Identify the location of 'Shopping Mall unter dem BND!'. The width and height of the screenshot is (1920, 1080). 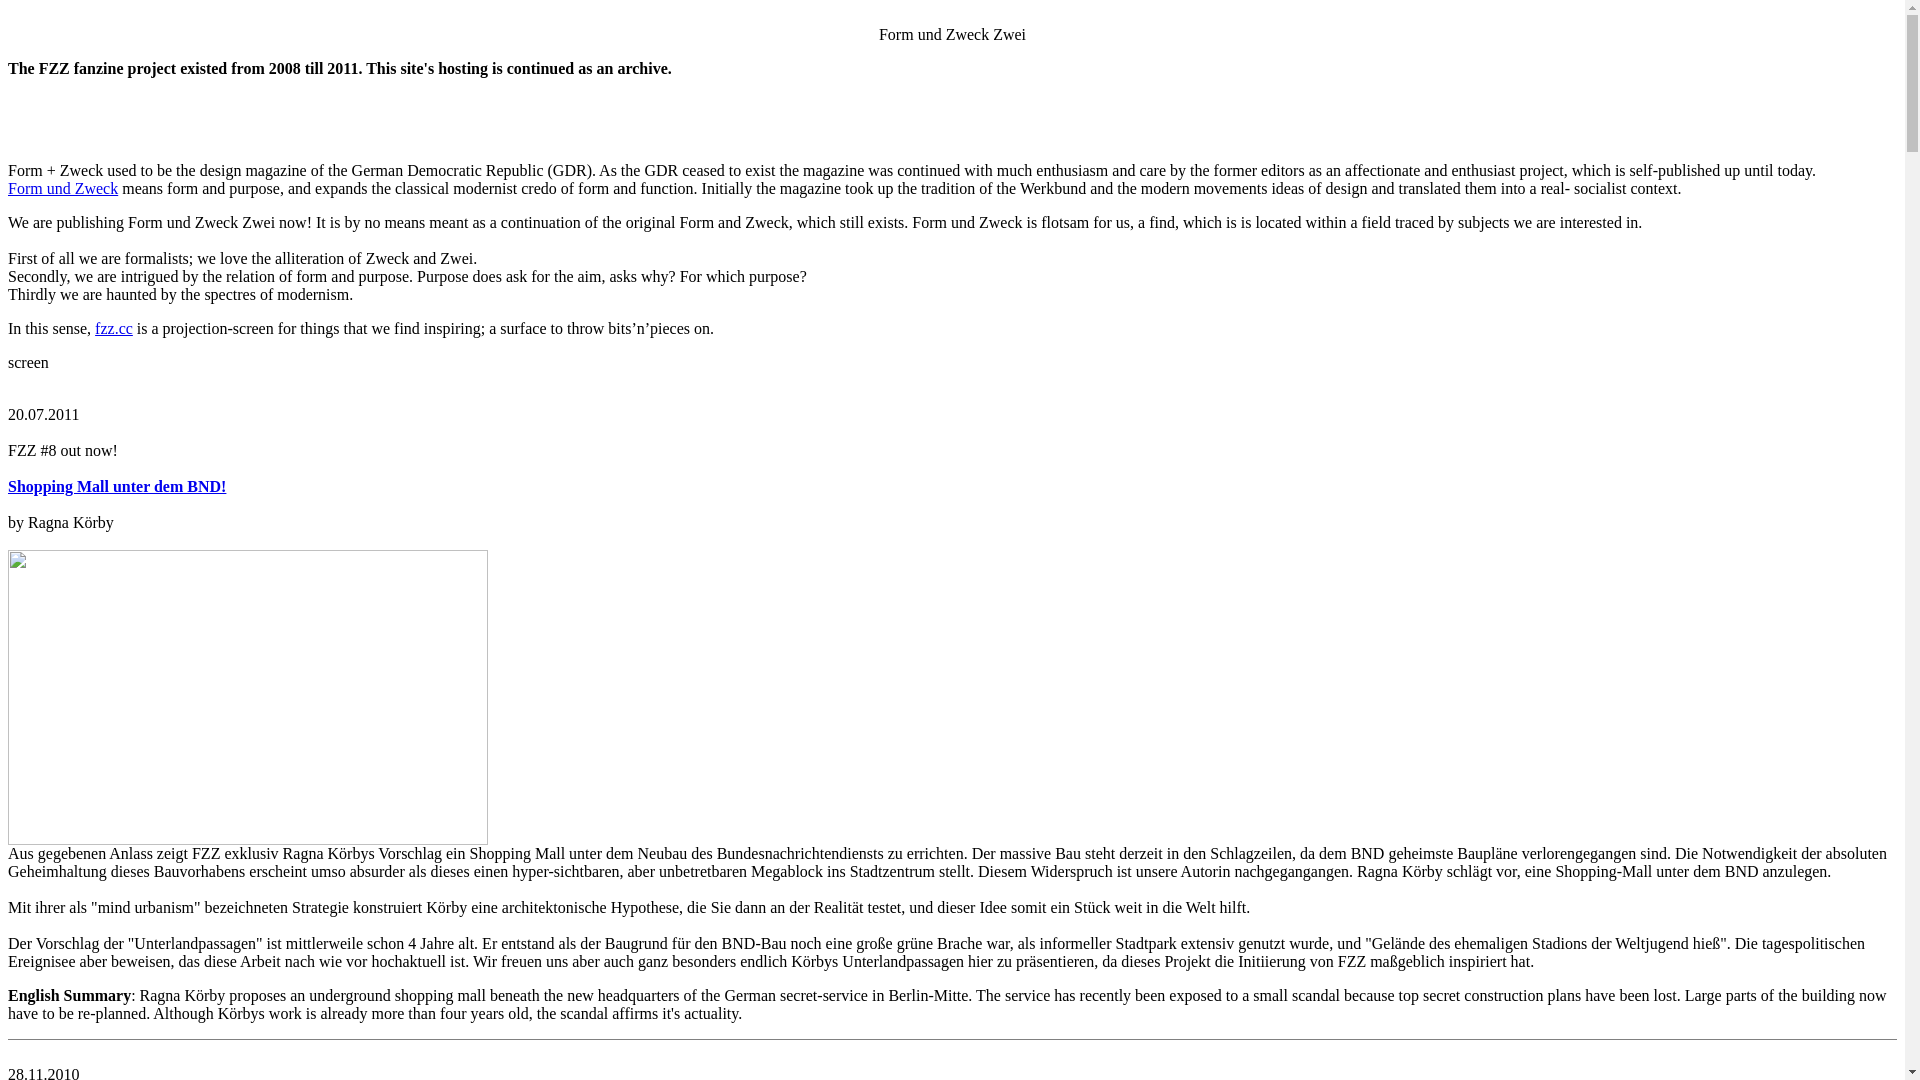
(8, 486).